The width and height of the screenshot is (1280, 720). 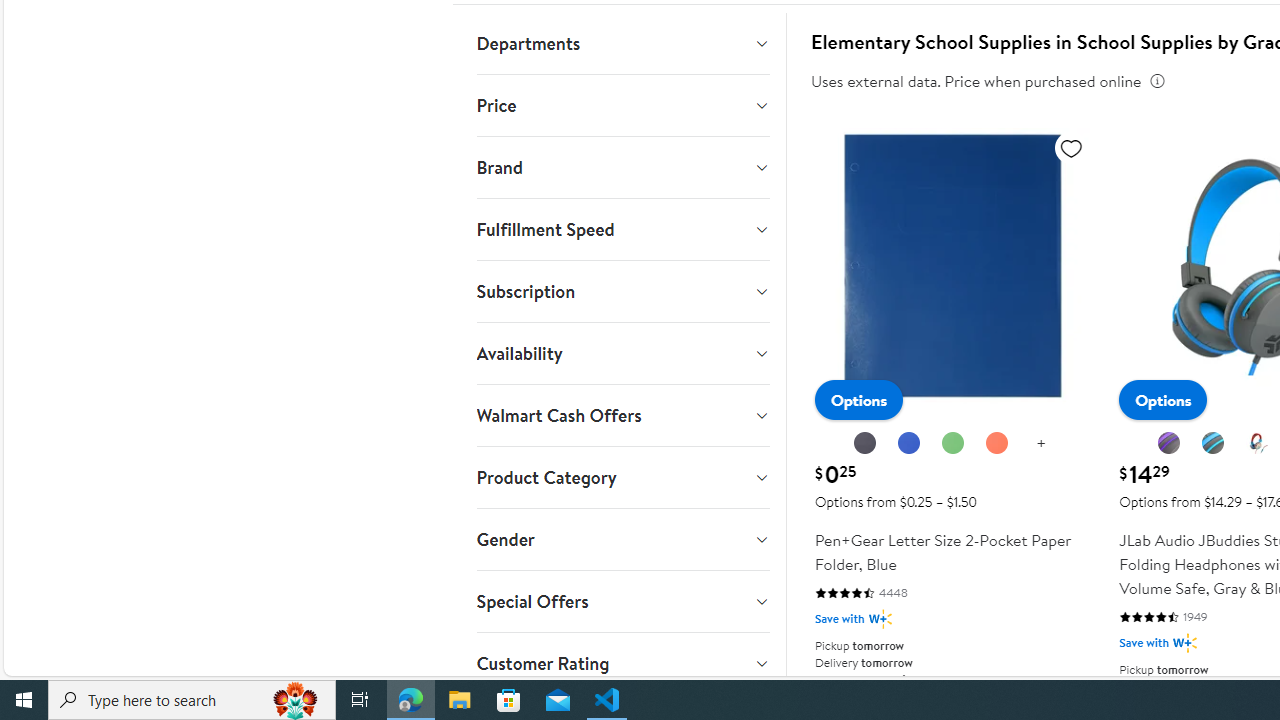 What do you see at coordinates (621, 540) in the screenshot?
I see `'Gender'` at bounding box center [621, 540].